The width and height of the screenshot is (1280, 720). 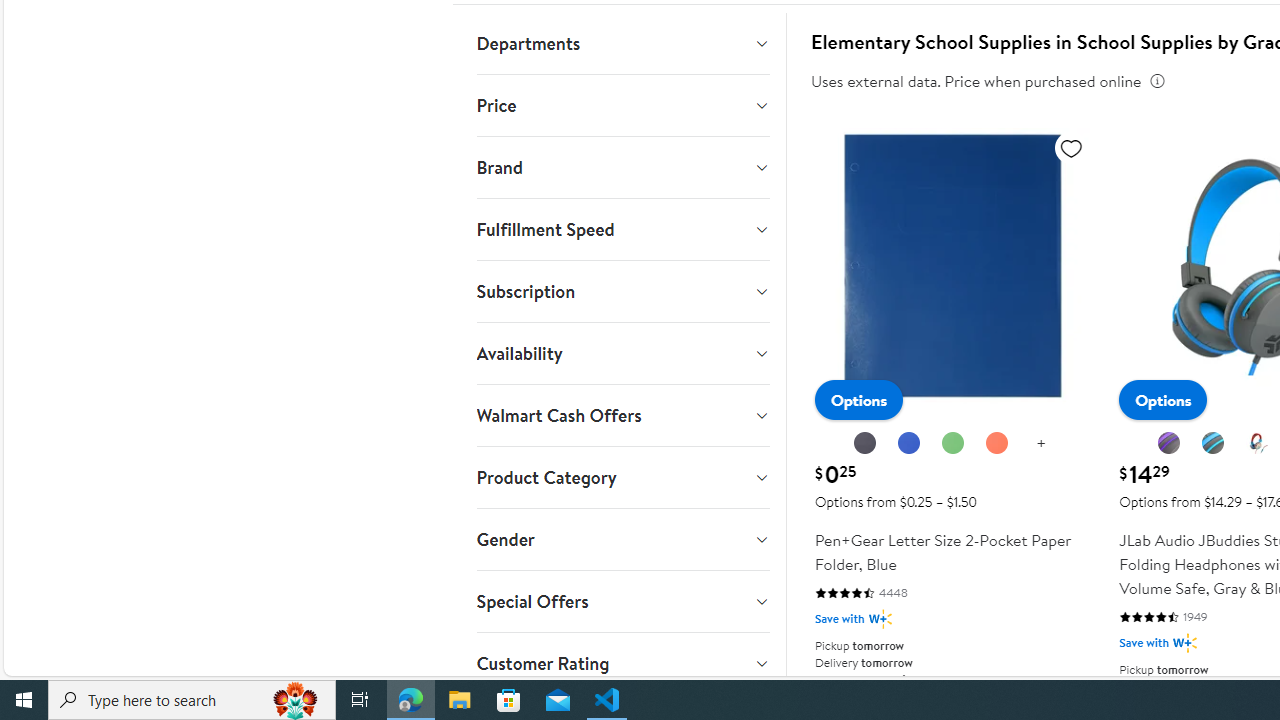 What do you see at coordinates (621, 540) in the screenshot?
I see `'Gender'` at bounding box center [621, 540].